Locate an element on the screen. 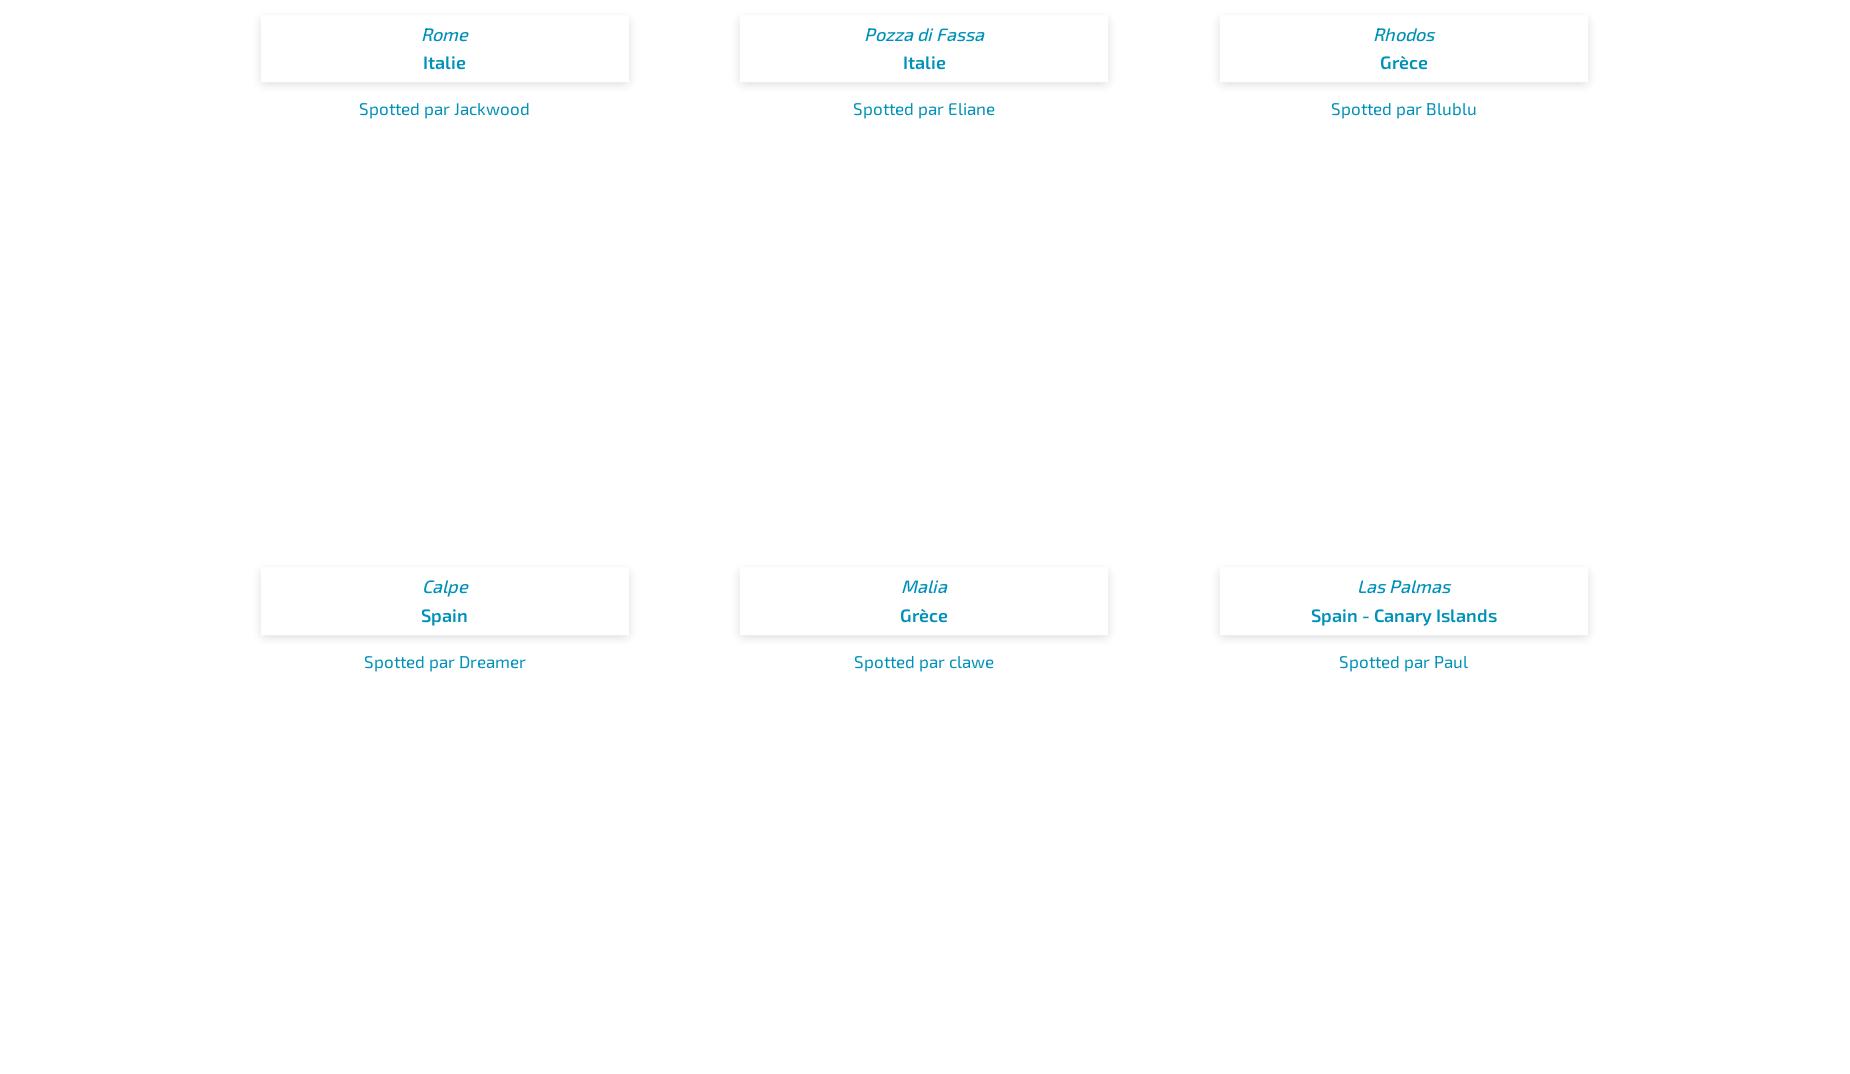 The height and width of the screenshot is (1074, 1850). 'Spotted par Jackwood' is located at coordinates (443, 107).